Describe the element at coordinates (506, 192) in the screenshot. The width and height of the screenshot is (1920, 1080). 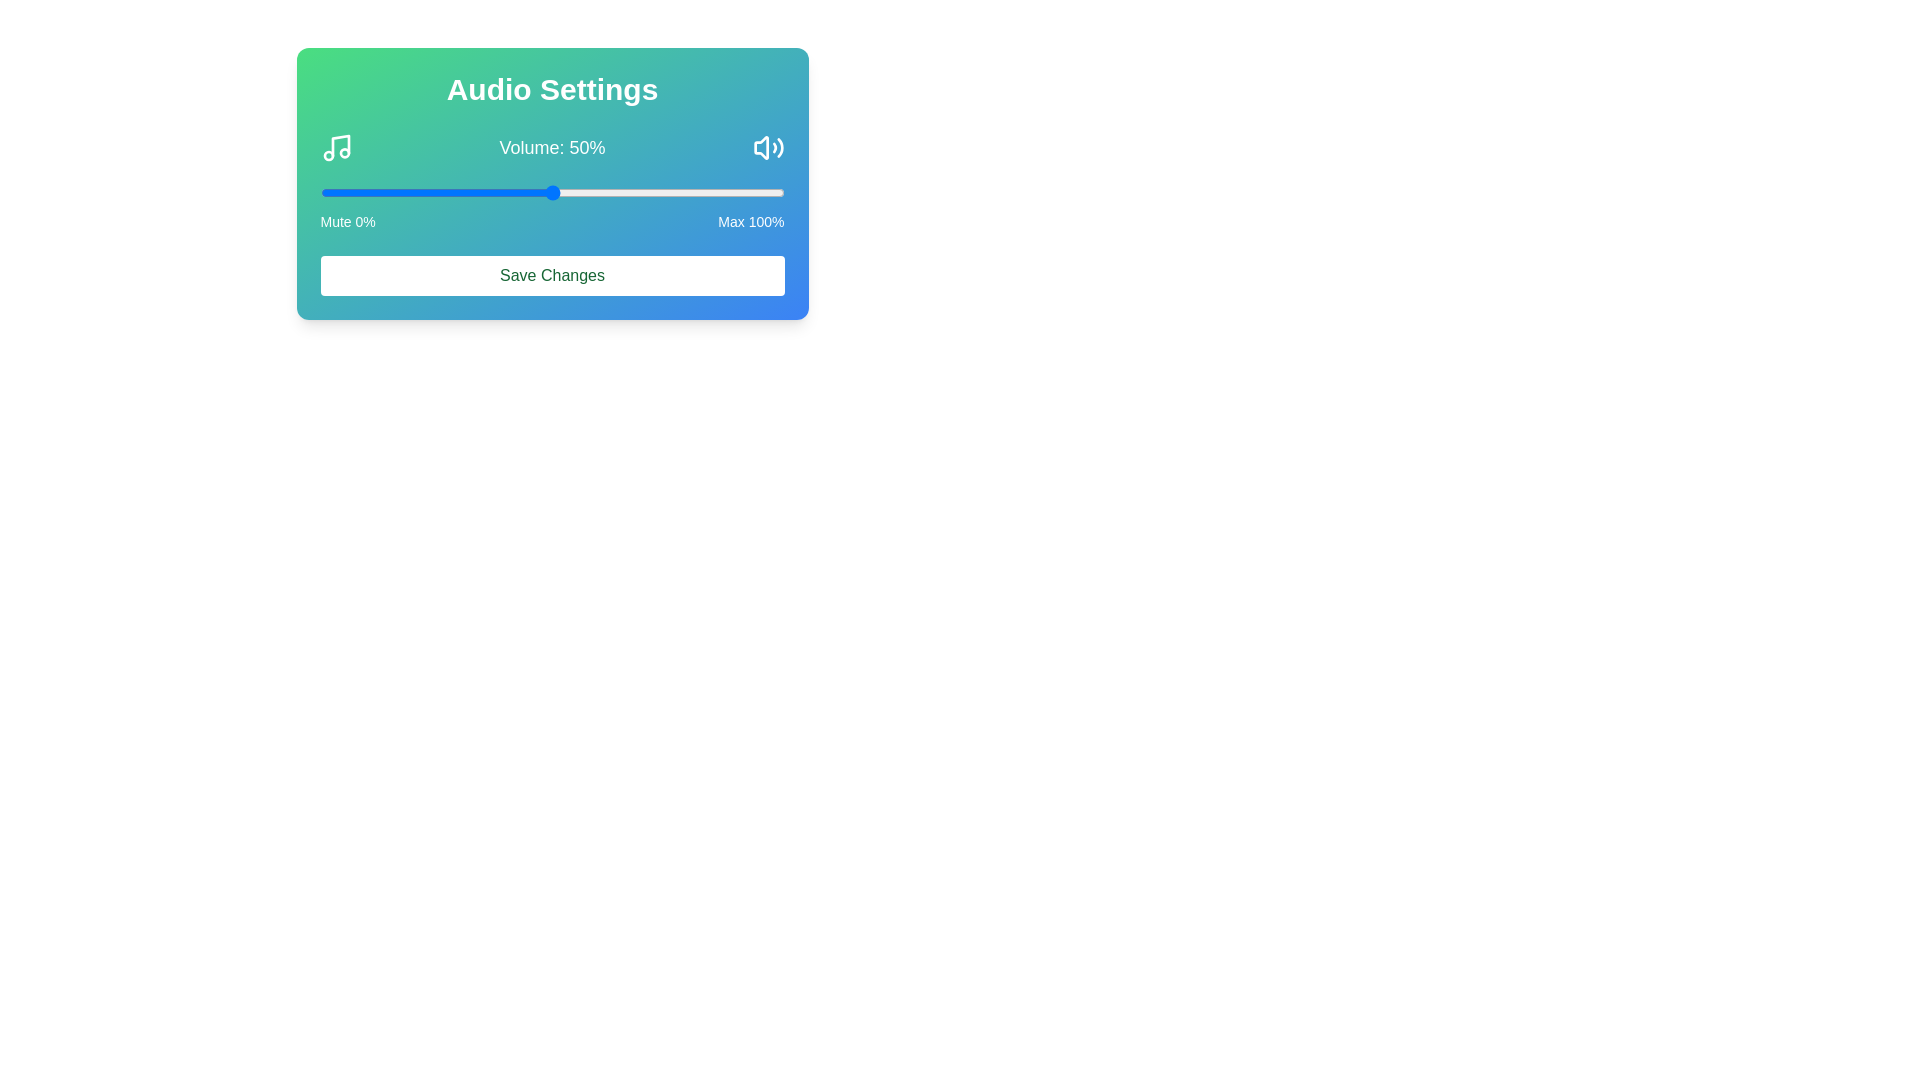
I see `the volume slider to 40%` at that location.